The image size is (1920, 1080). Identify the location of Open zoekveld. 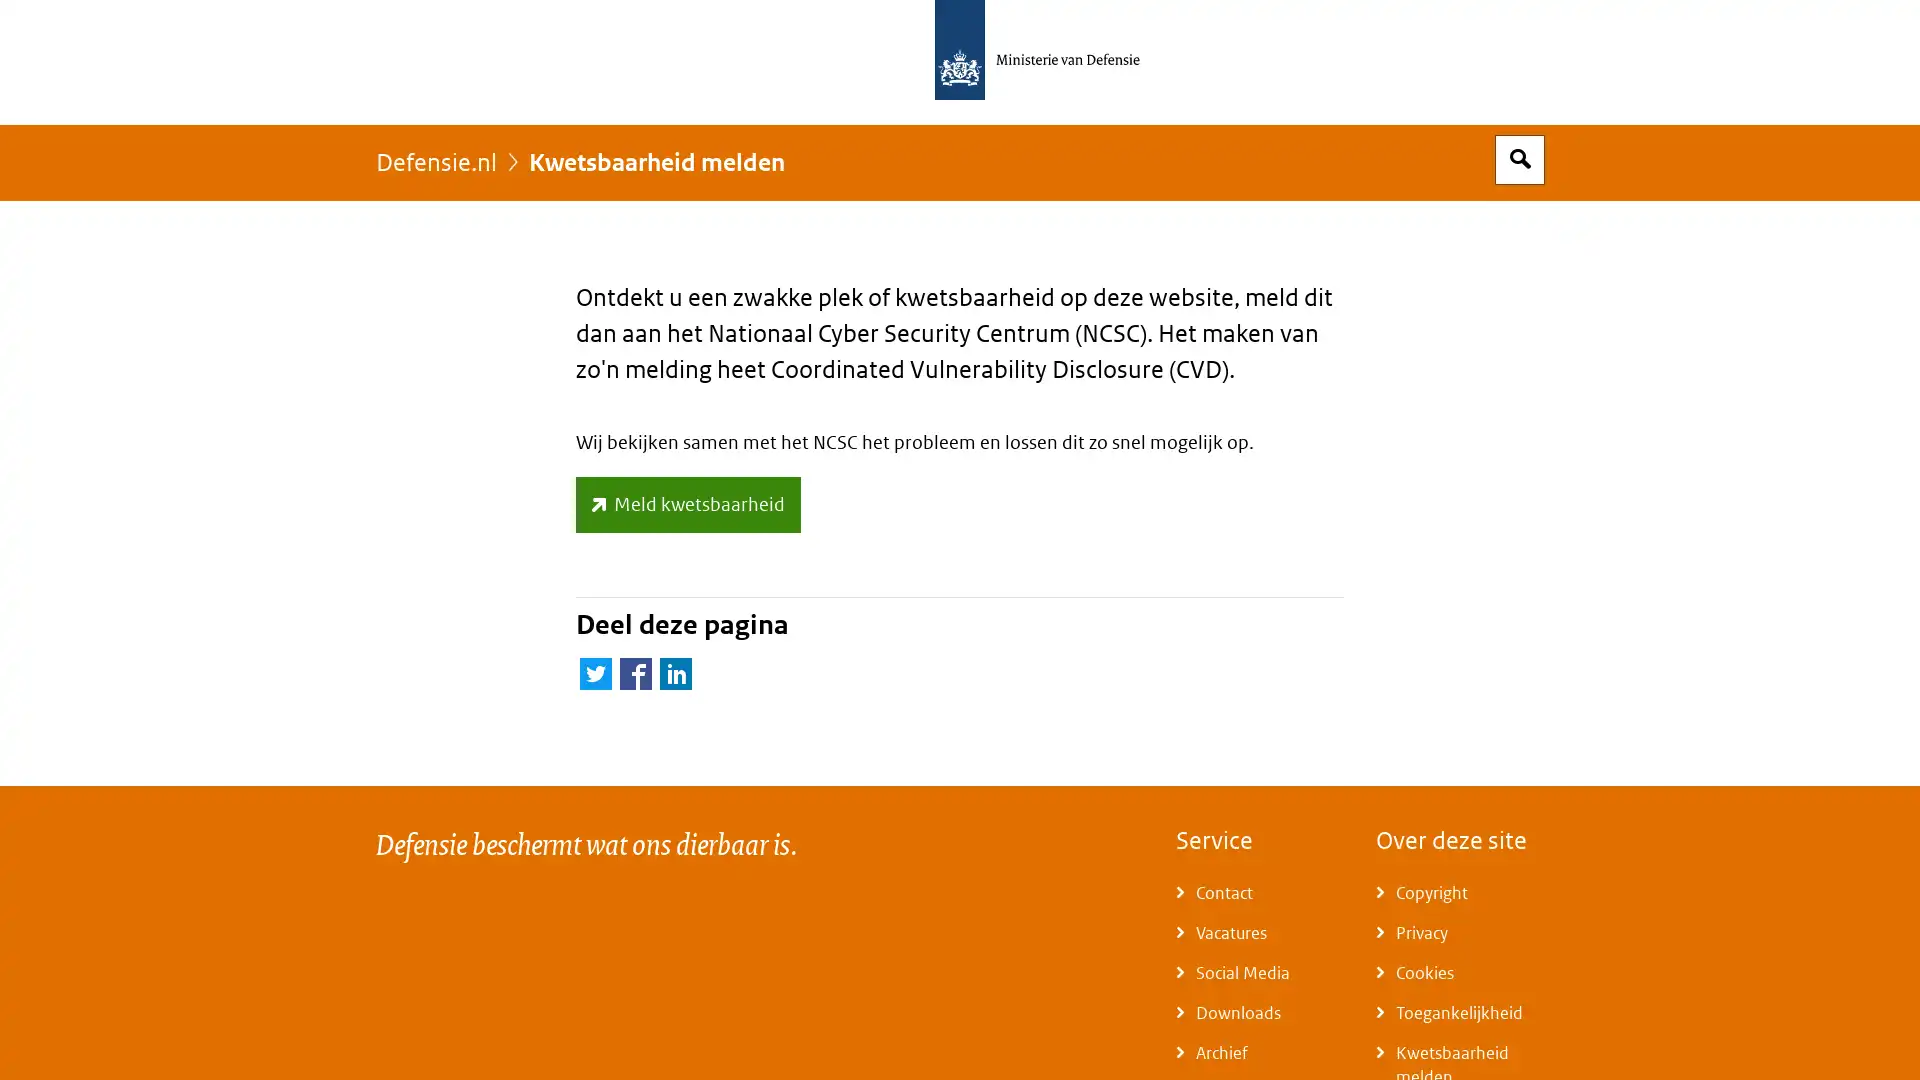
(1520, 158).